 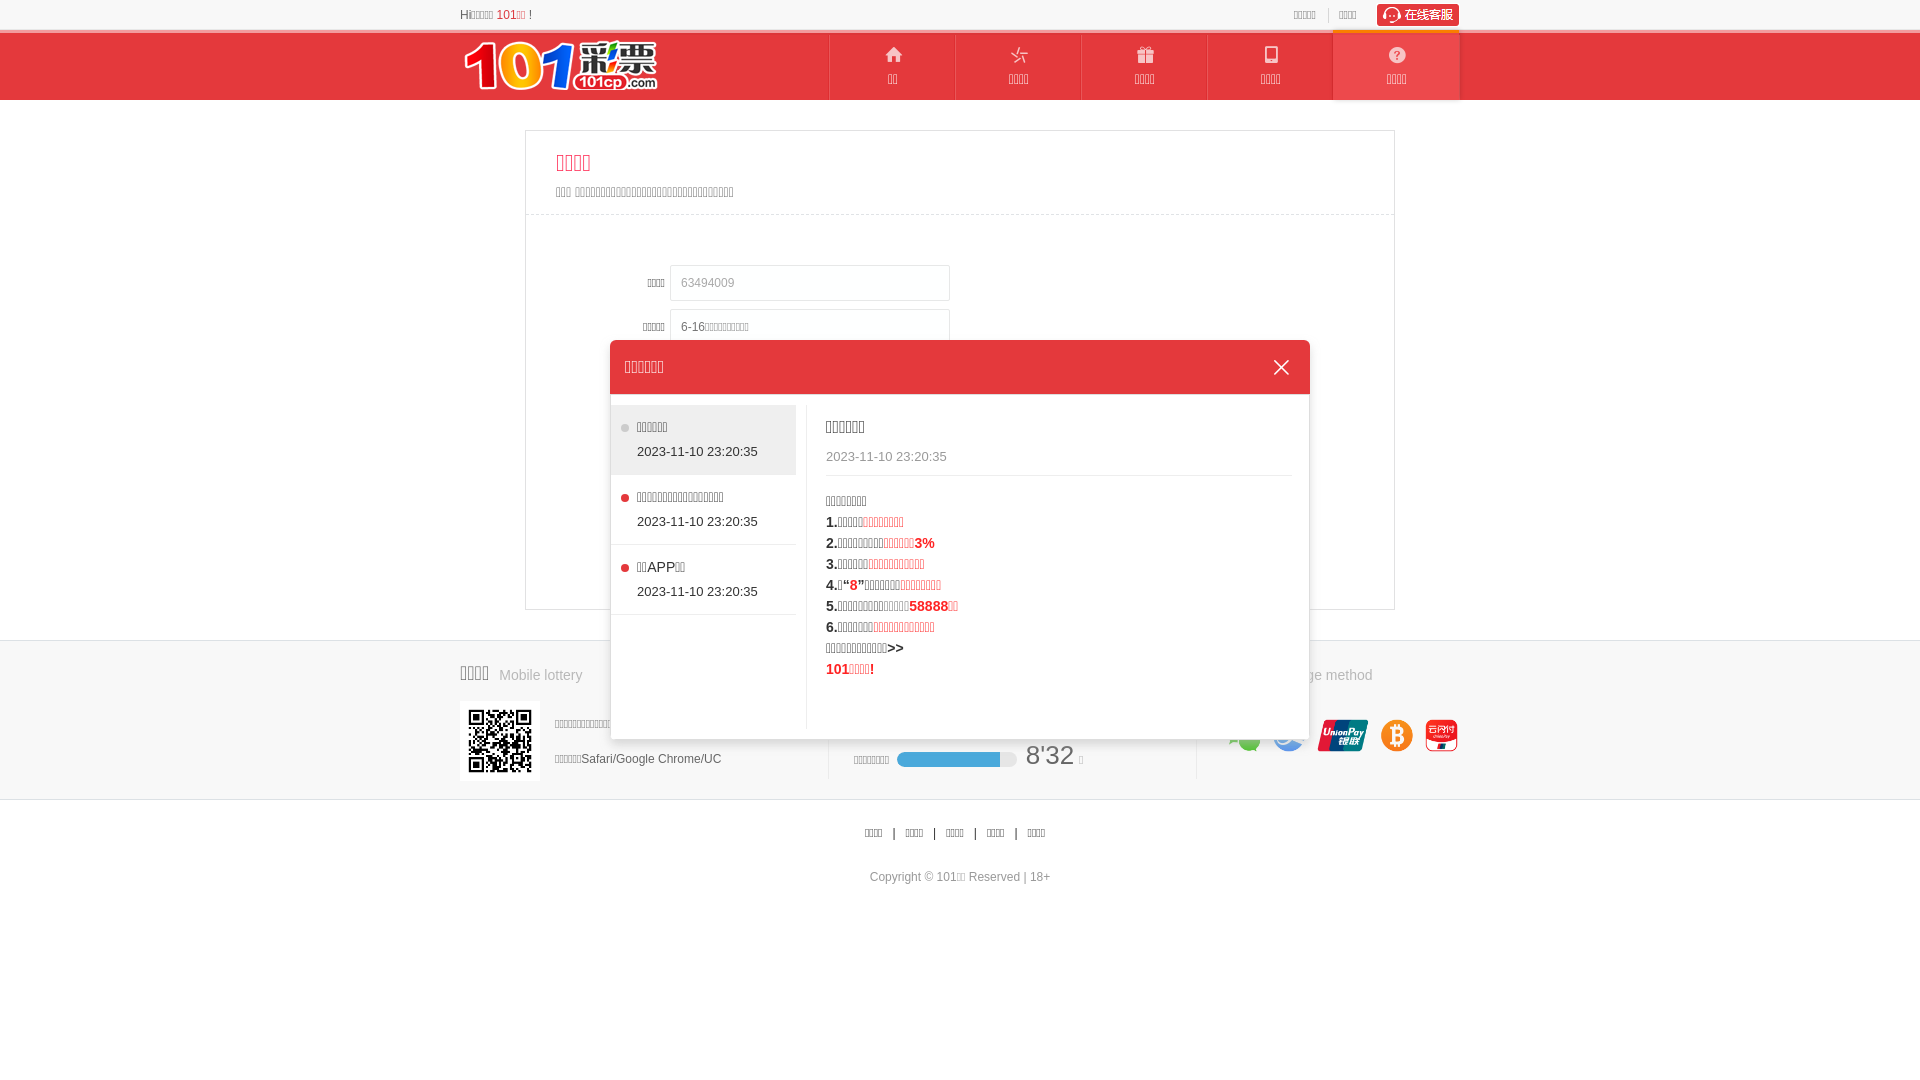 I want to click on '|', so click(x=892, y=833).